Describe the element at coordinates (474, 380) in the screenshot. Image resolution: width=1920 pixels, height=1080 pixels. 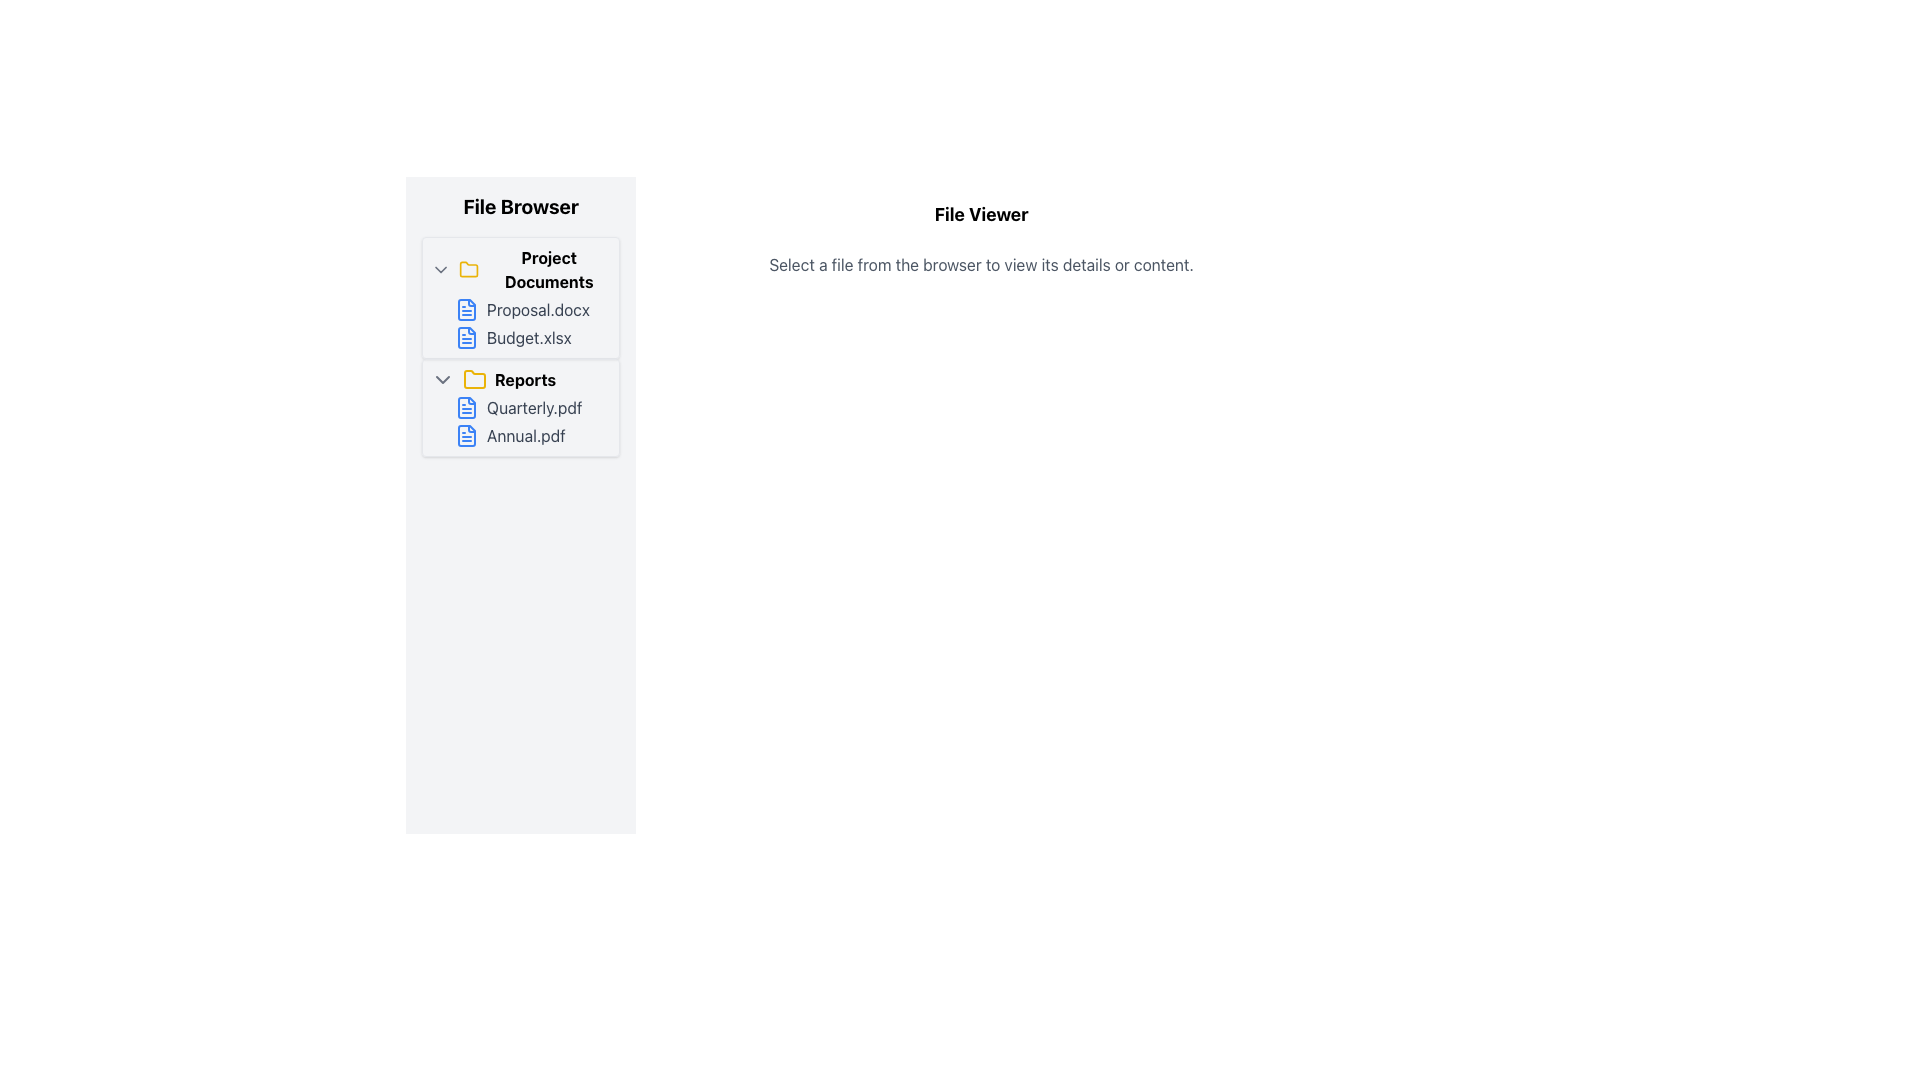
I see `the 'Reports' folder icon located to the left of the text 'Reports' in the file browsing structure` at that location.